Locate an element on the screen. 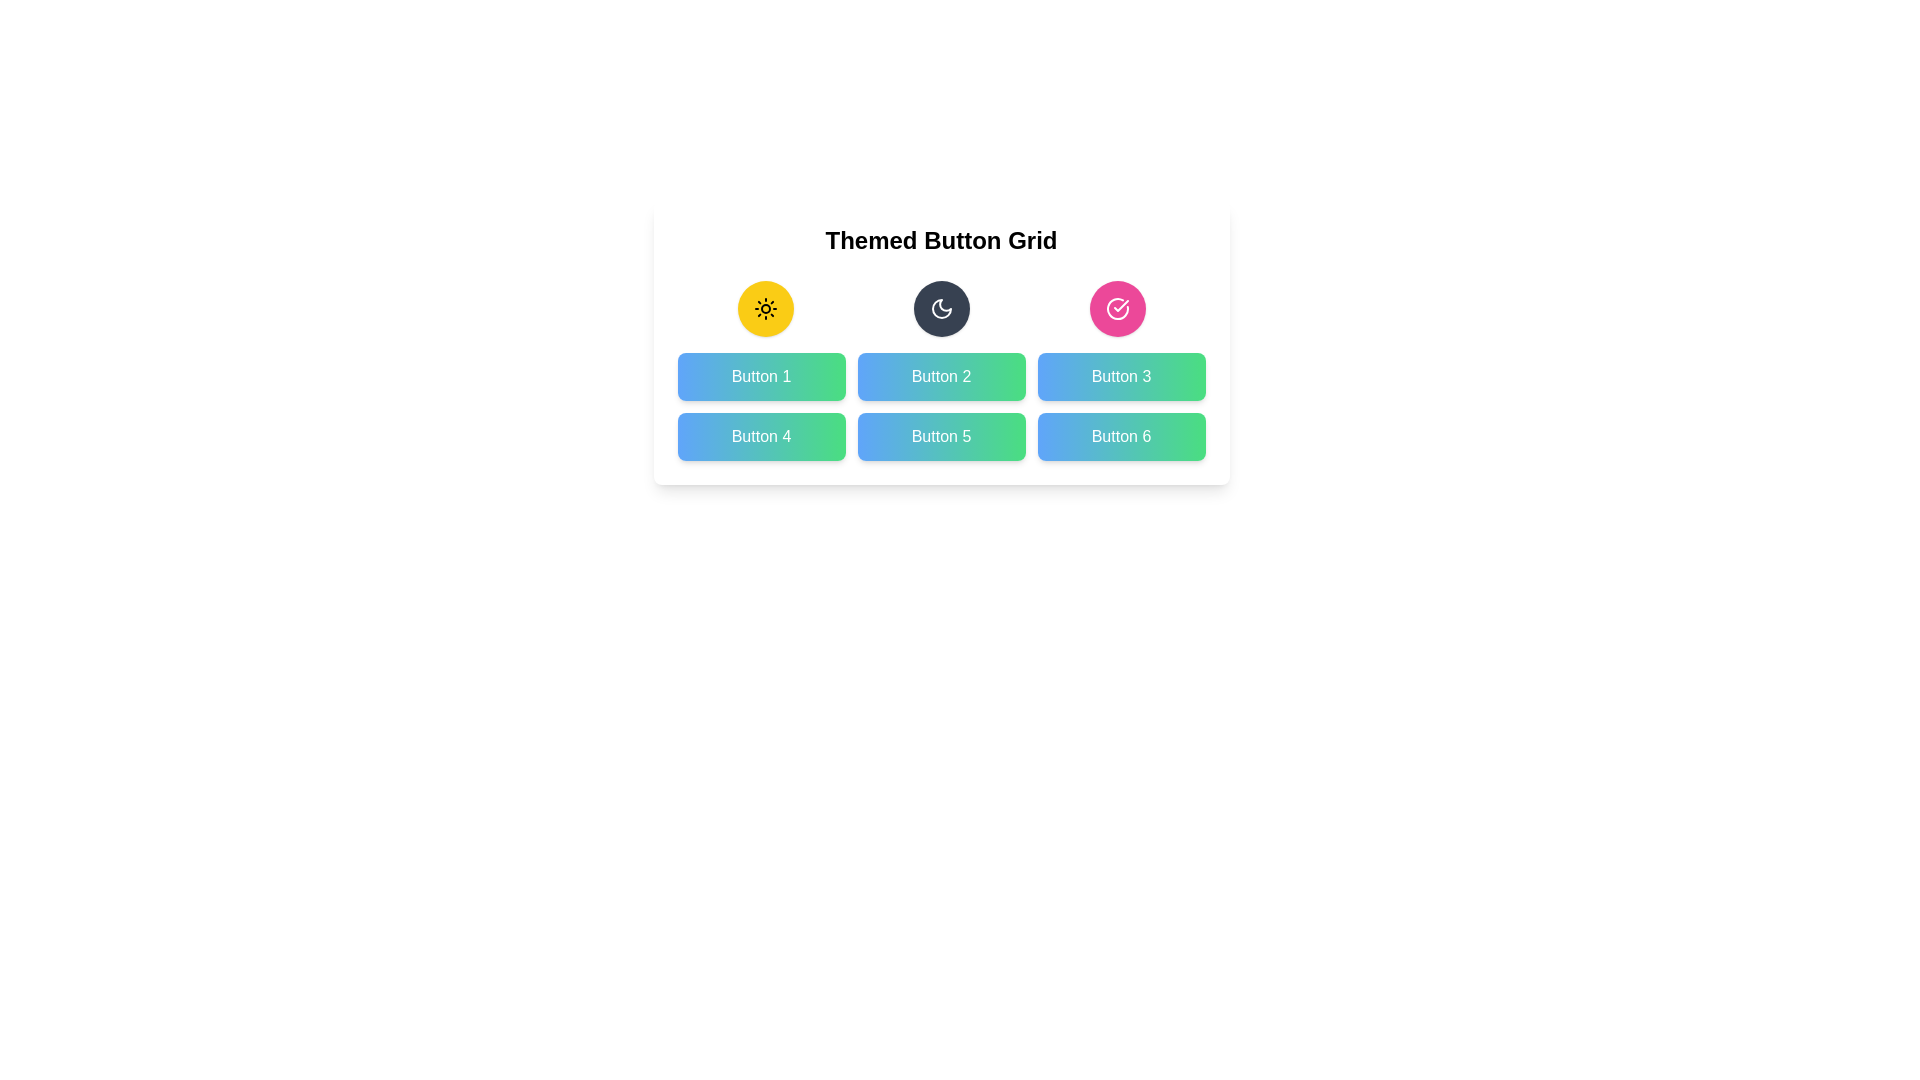 The height and width of the screenshot is (1080, 1920). the 'Button 1' located in the top-left corner of the button grid is located at coordinates (760, 377).